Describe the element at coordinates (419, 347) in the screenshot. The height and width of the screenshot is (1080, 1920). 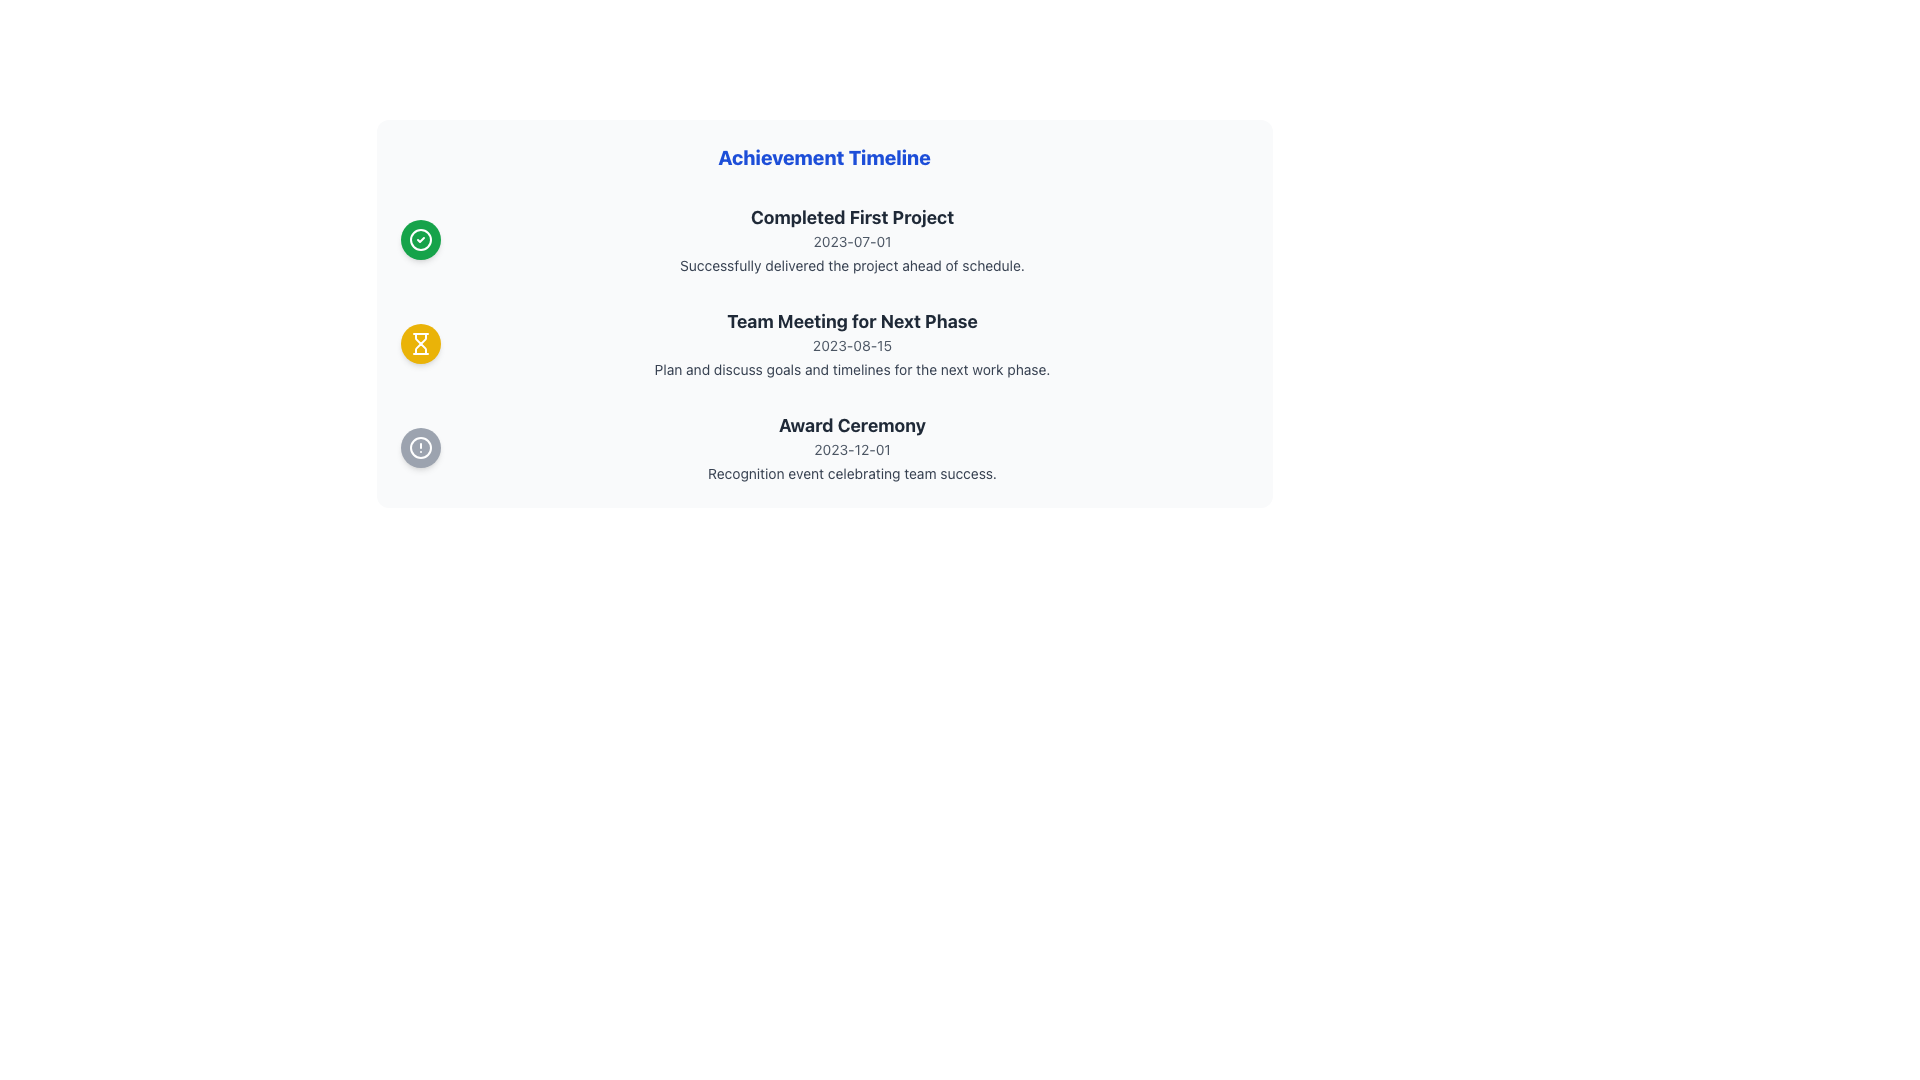
I see `the hourglass SVG icon that represents a timeline milestone, located between a green check mark above and a gray alert icon below, to the left of the text 'Team Meeting for Next Phase'` at that location.